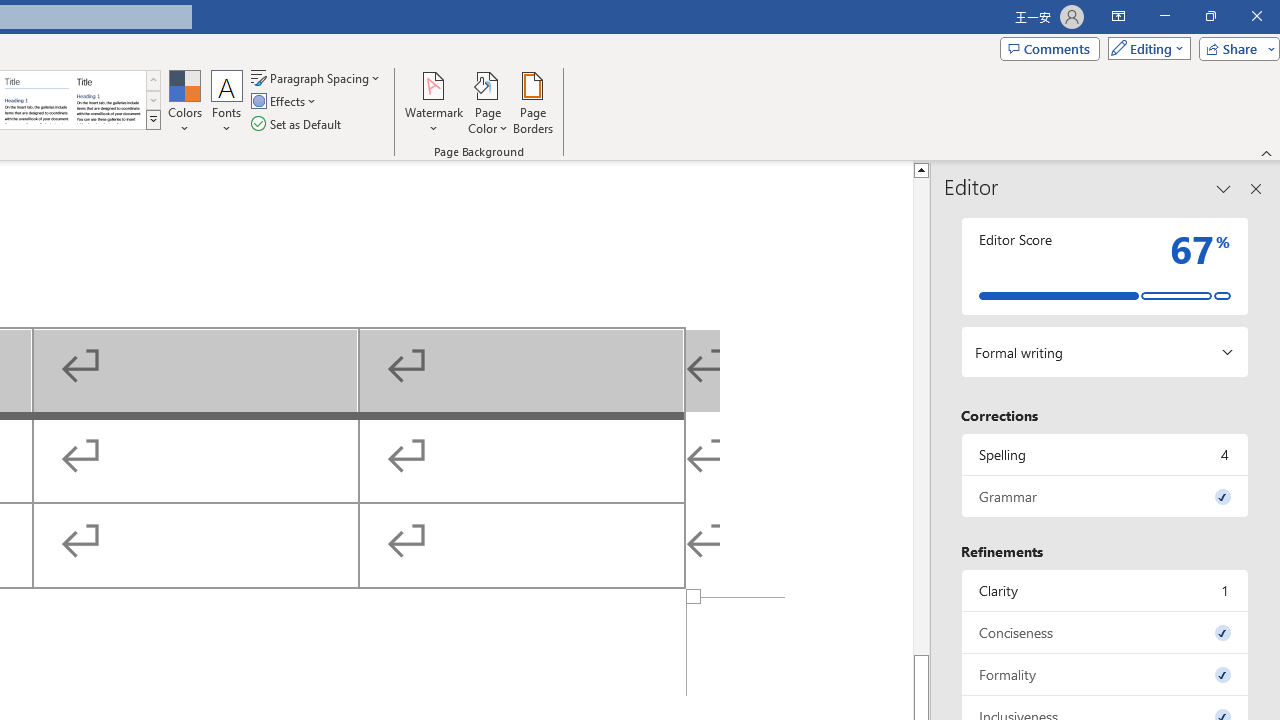  I want to click on 'Formality, 0 issues. Press space or enter to review items.', so click(1104, 674).